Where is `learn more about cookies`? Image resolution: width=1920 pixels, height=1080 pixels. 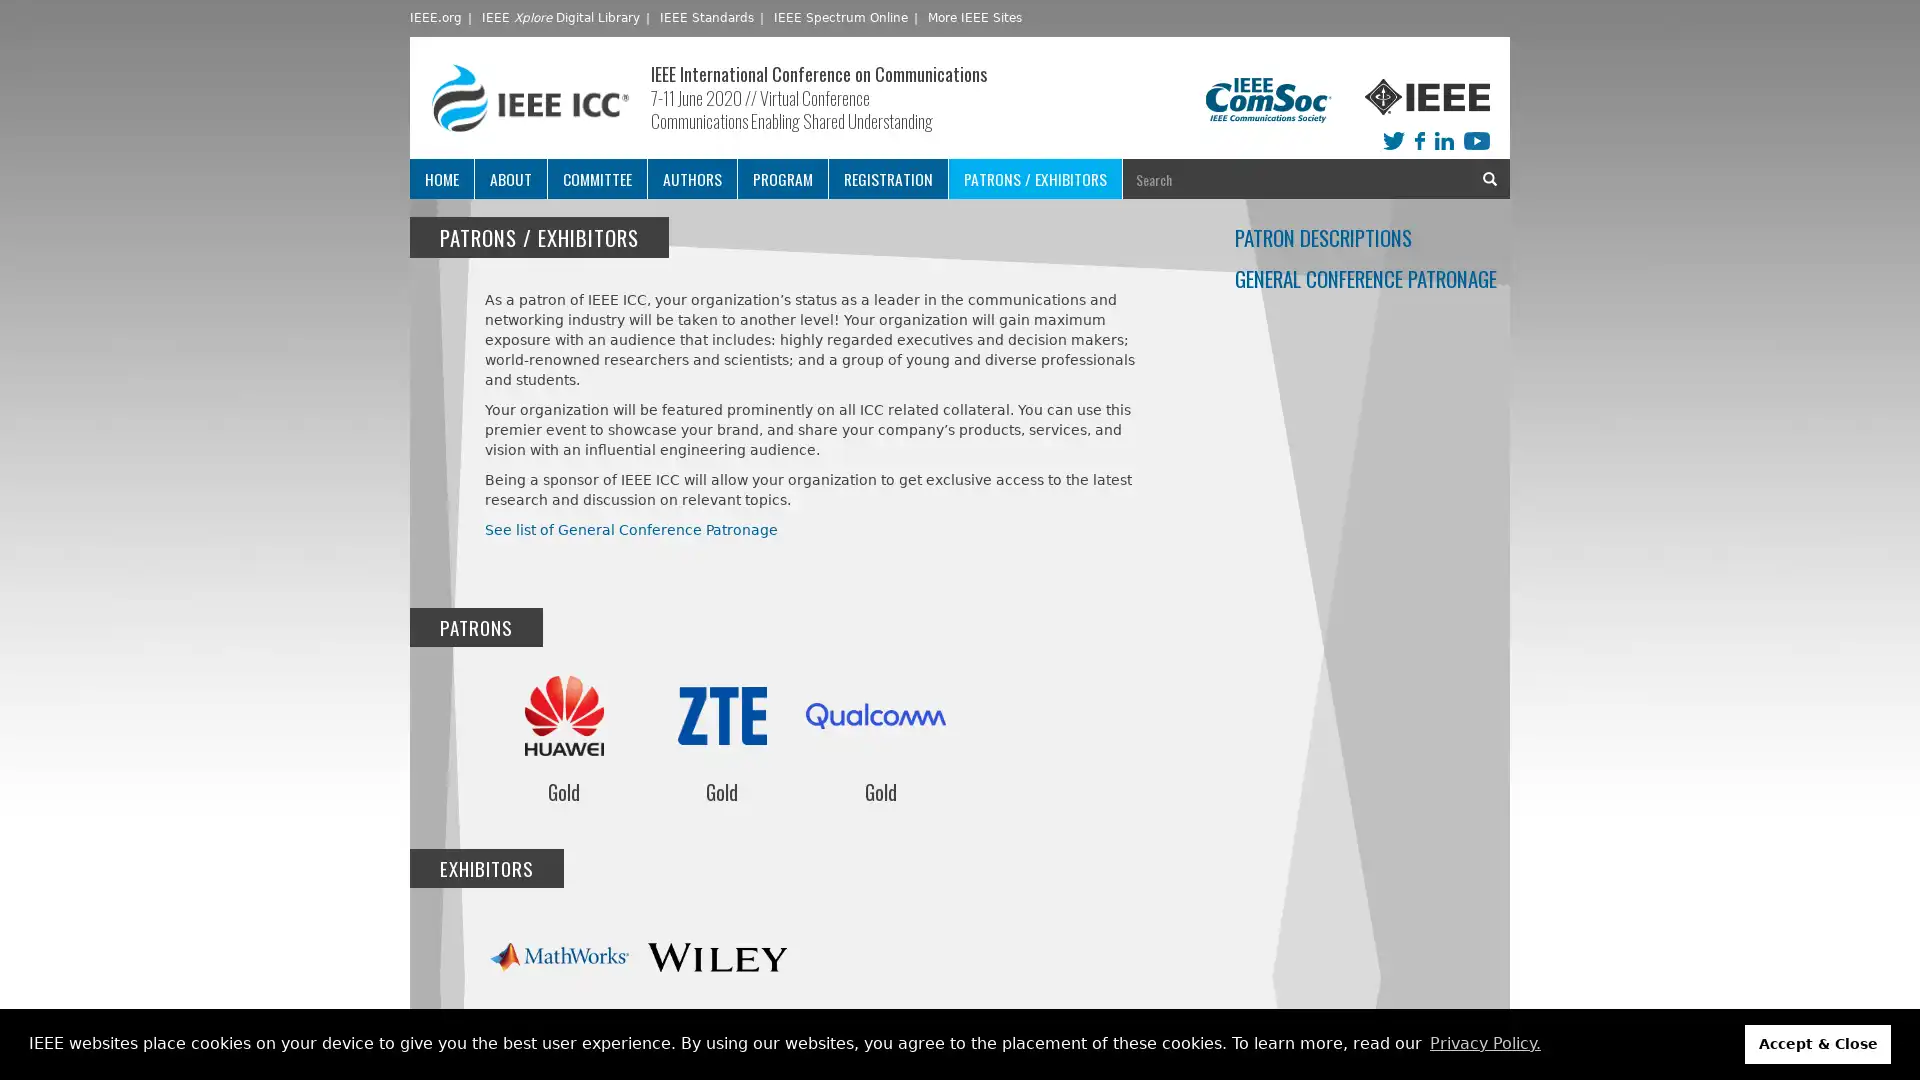 learn more about cookies is located at coordinates (1484, 1043).